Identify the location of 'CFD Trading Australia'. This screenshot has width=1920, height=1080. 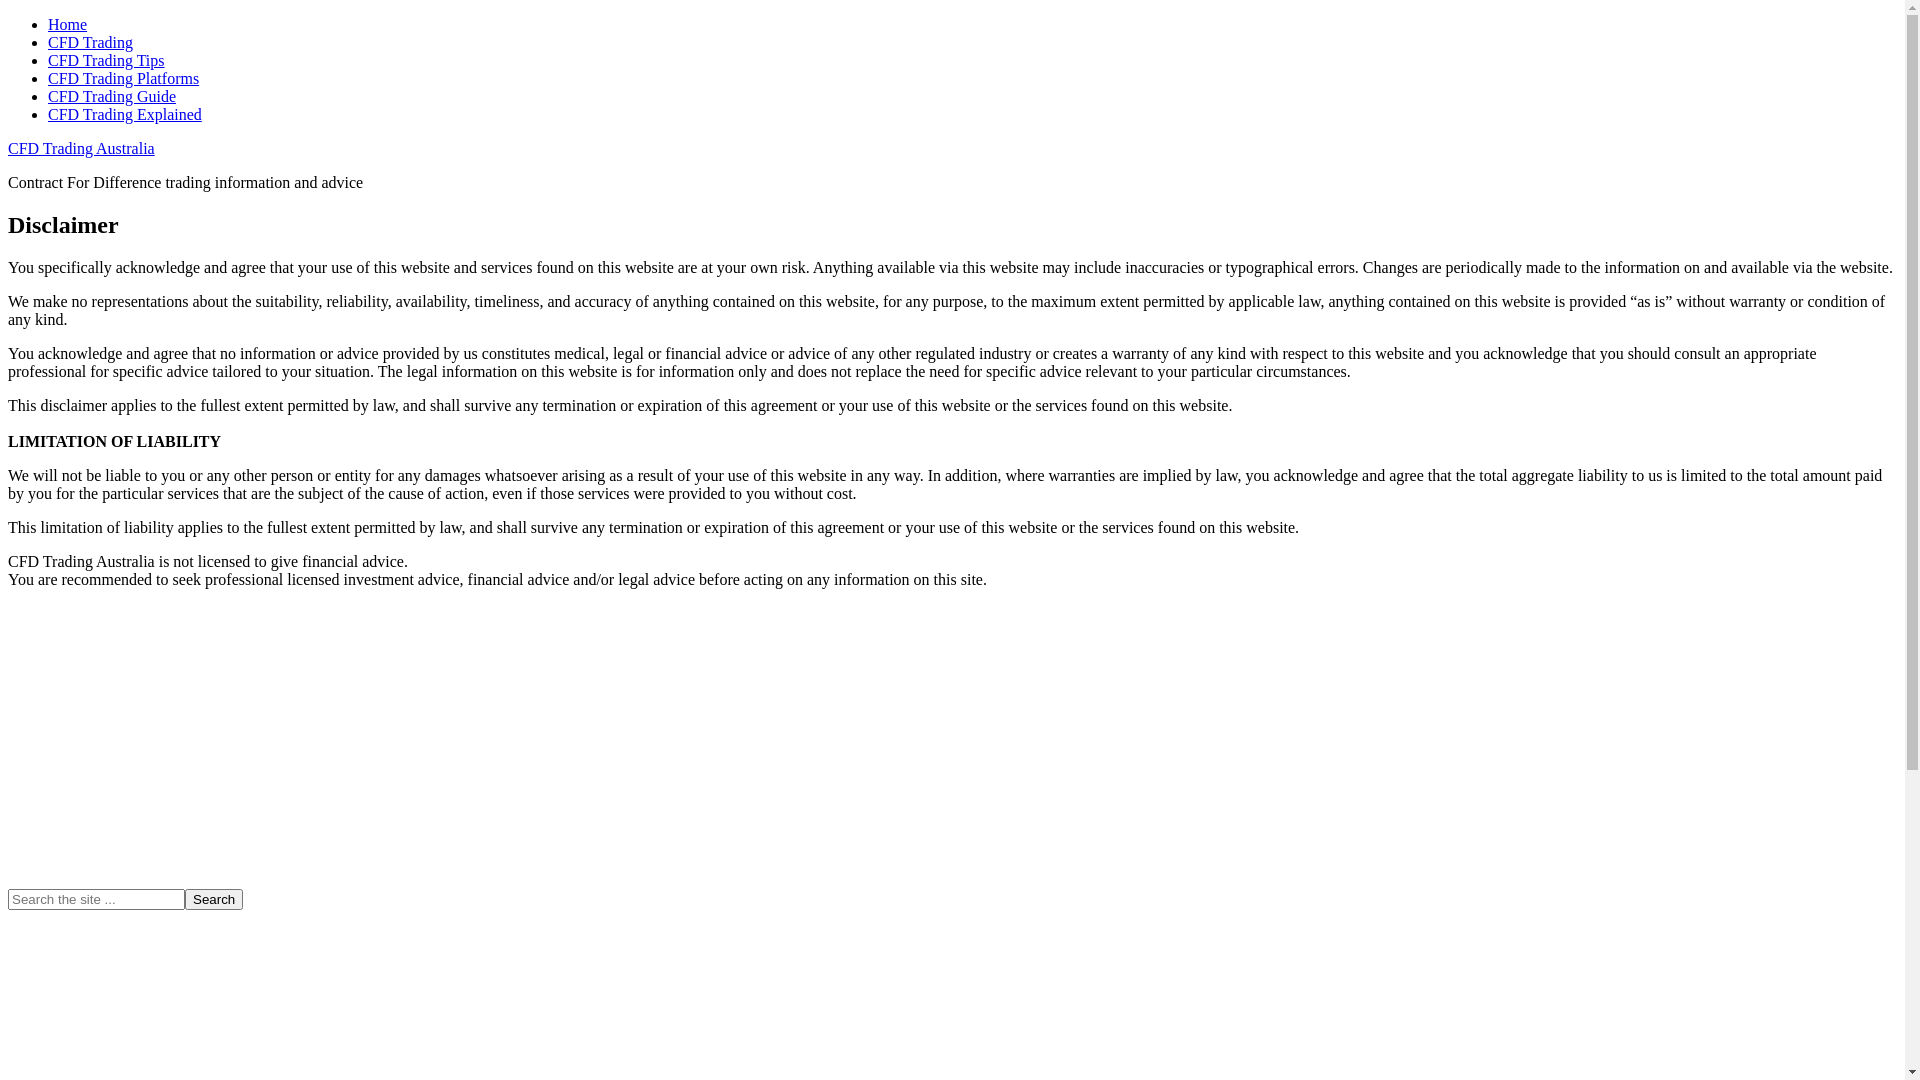
(80, 147).